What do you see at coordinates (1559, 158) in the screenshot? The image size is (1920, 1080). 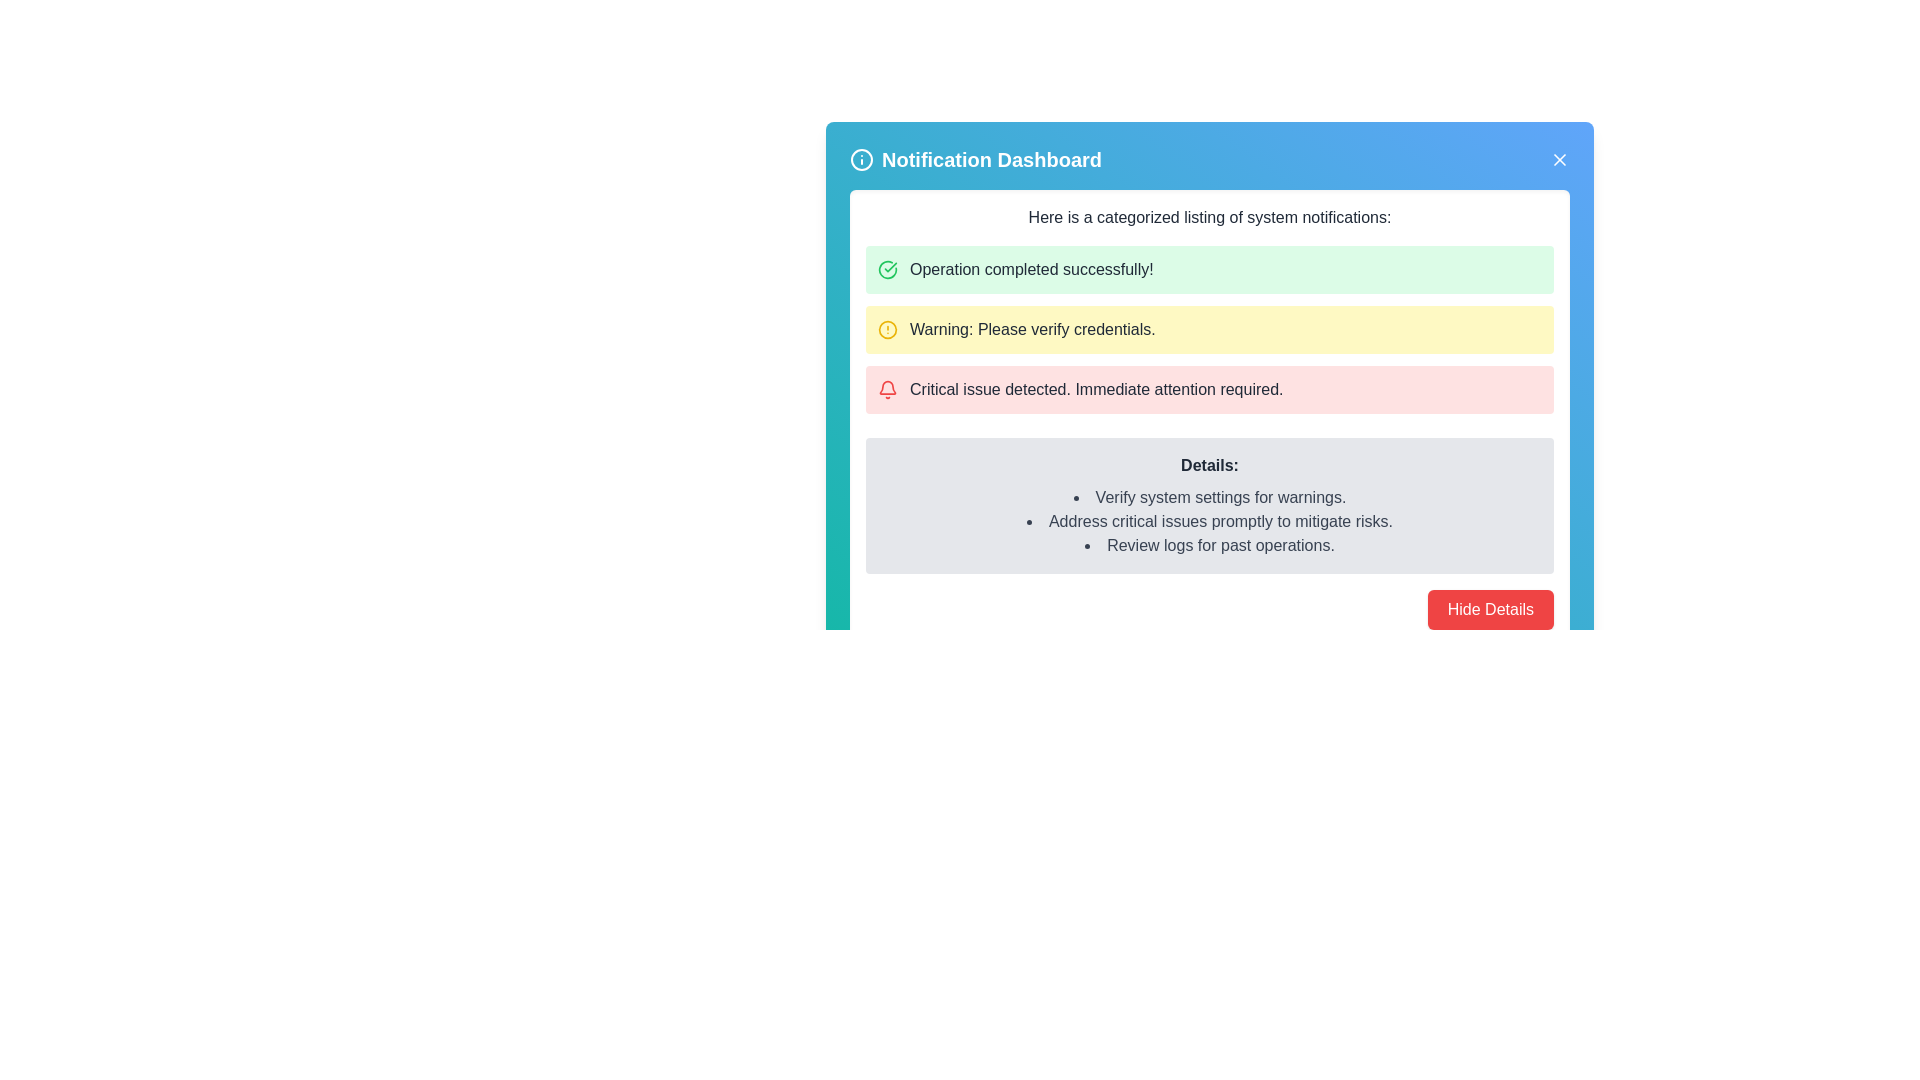 I see `the 'X' icon, which serves as a close or dismiss button located in the top-right corner of the notification panel` at bounding box center [1559, 158].